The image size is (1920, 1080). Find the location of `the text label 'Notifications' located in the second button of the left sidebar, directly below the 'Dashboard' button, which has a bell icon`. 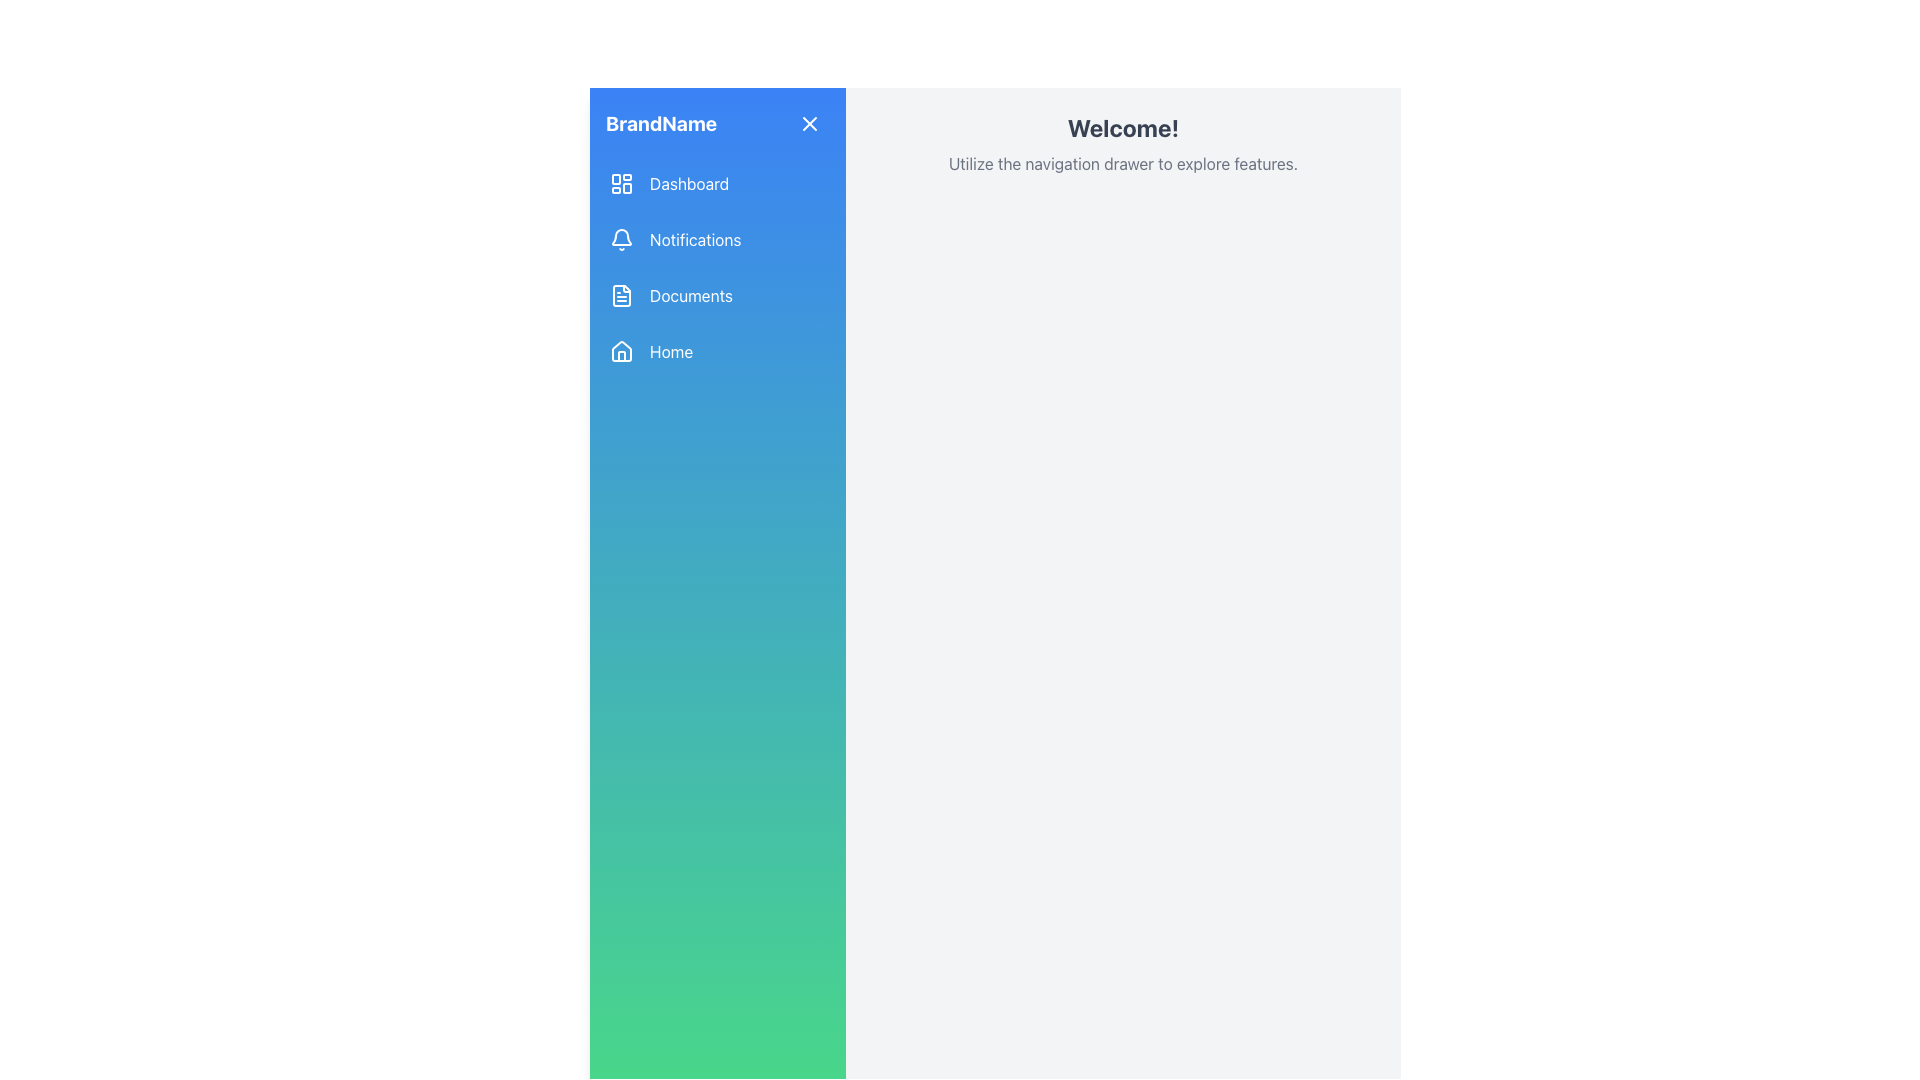

the text label 'Notifications' located in the second button of the left sidebar, directly below the 'Dashboard' button, which has a bell icon is located at coordinates (695, 238).